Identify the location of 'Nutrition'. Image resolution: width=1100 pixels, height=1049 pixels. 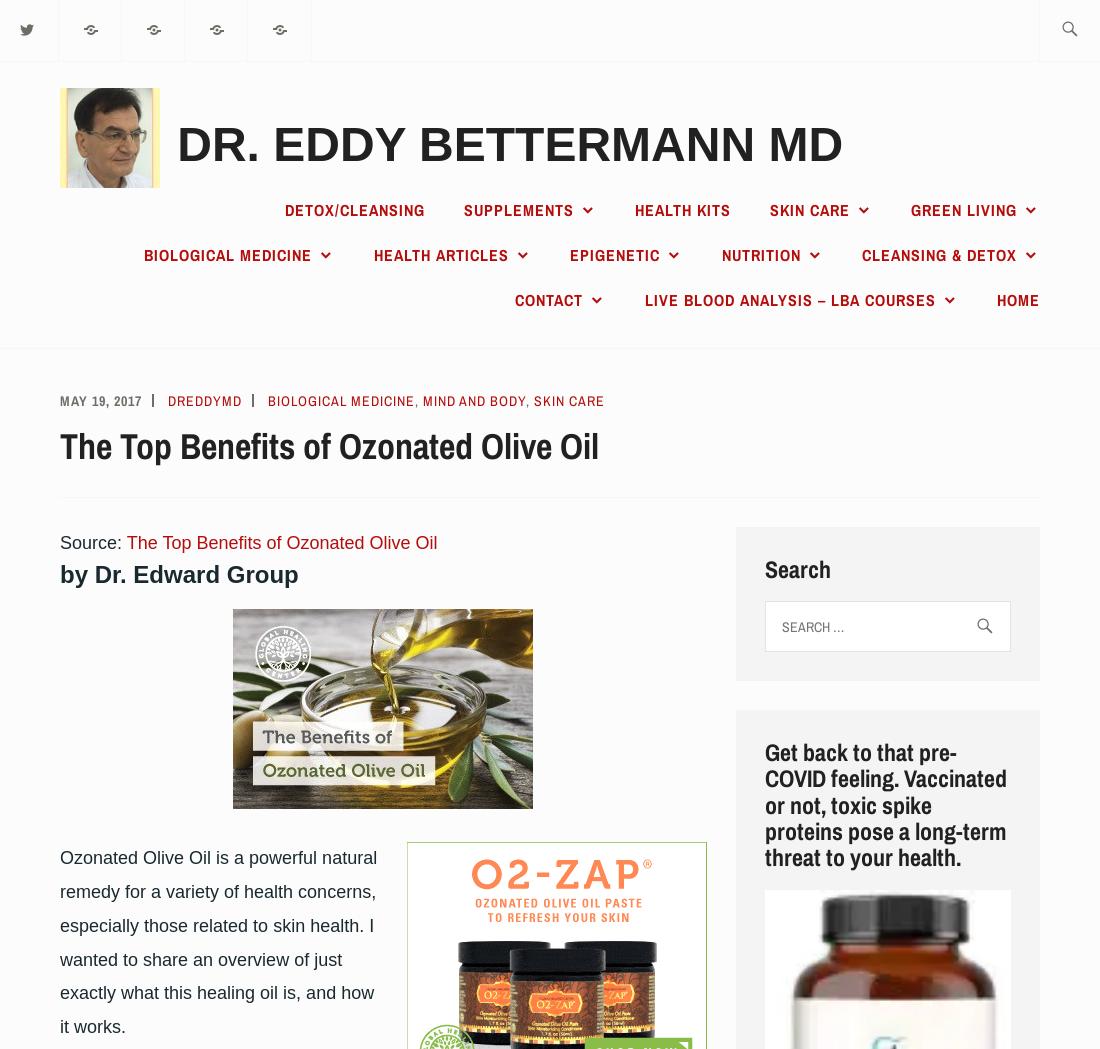
(760, 254).